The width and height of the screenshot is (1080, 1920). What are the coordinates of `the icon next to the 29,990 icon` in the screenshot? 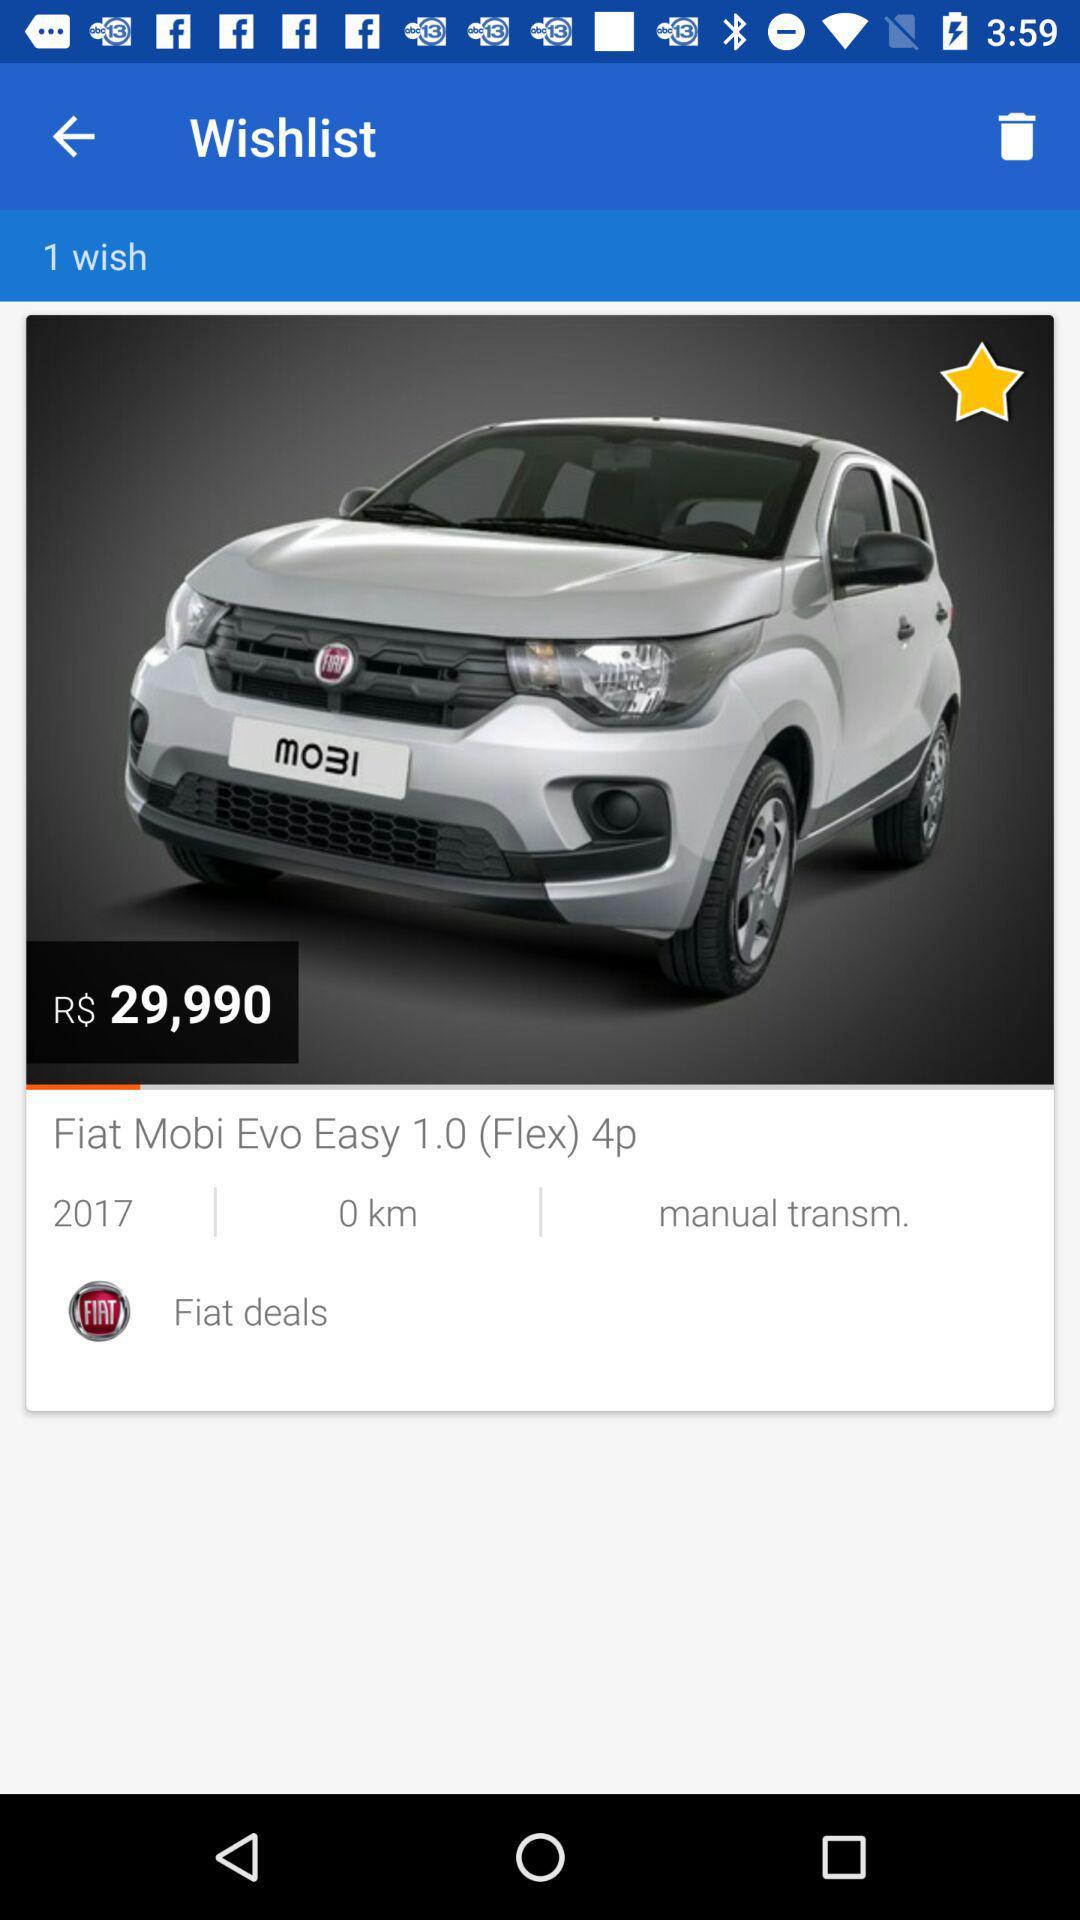 It's located at (73, 1008).